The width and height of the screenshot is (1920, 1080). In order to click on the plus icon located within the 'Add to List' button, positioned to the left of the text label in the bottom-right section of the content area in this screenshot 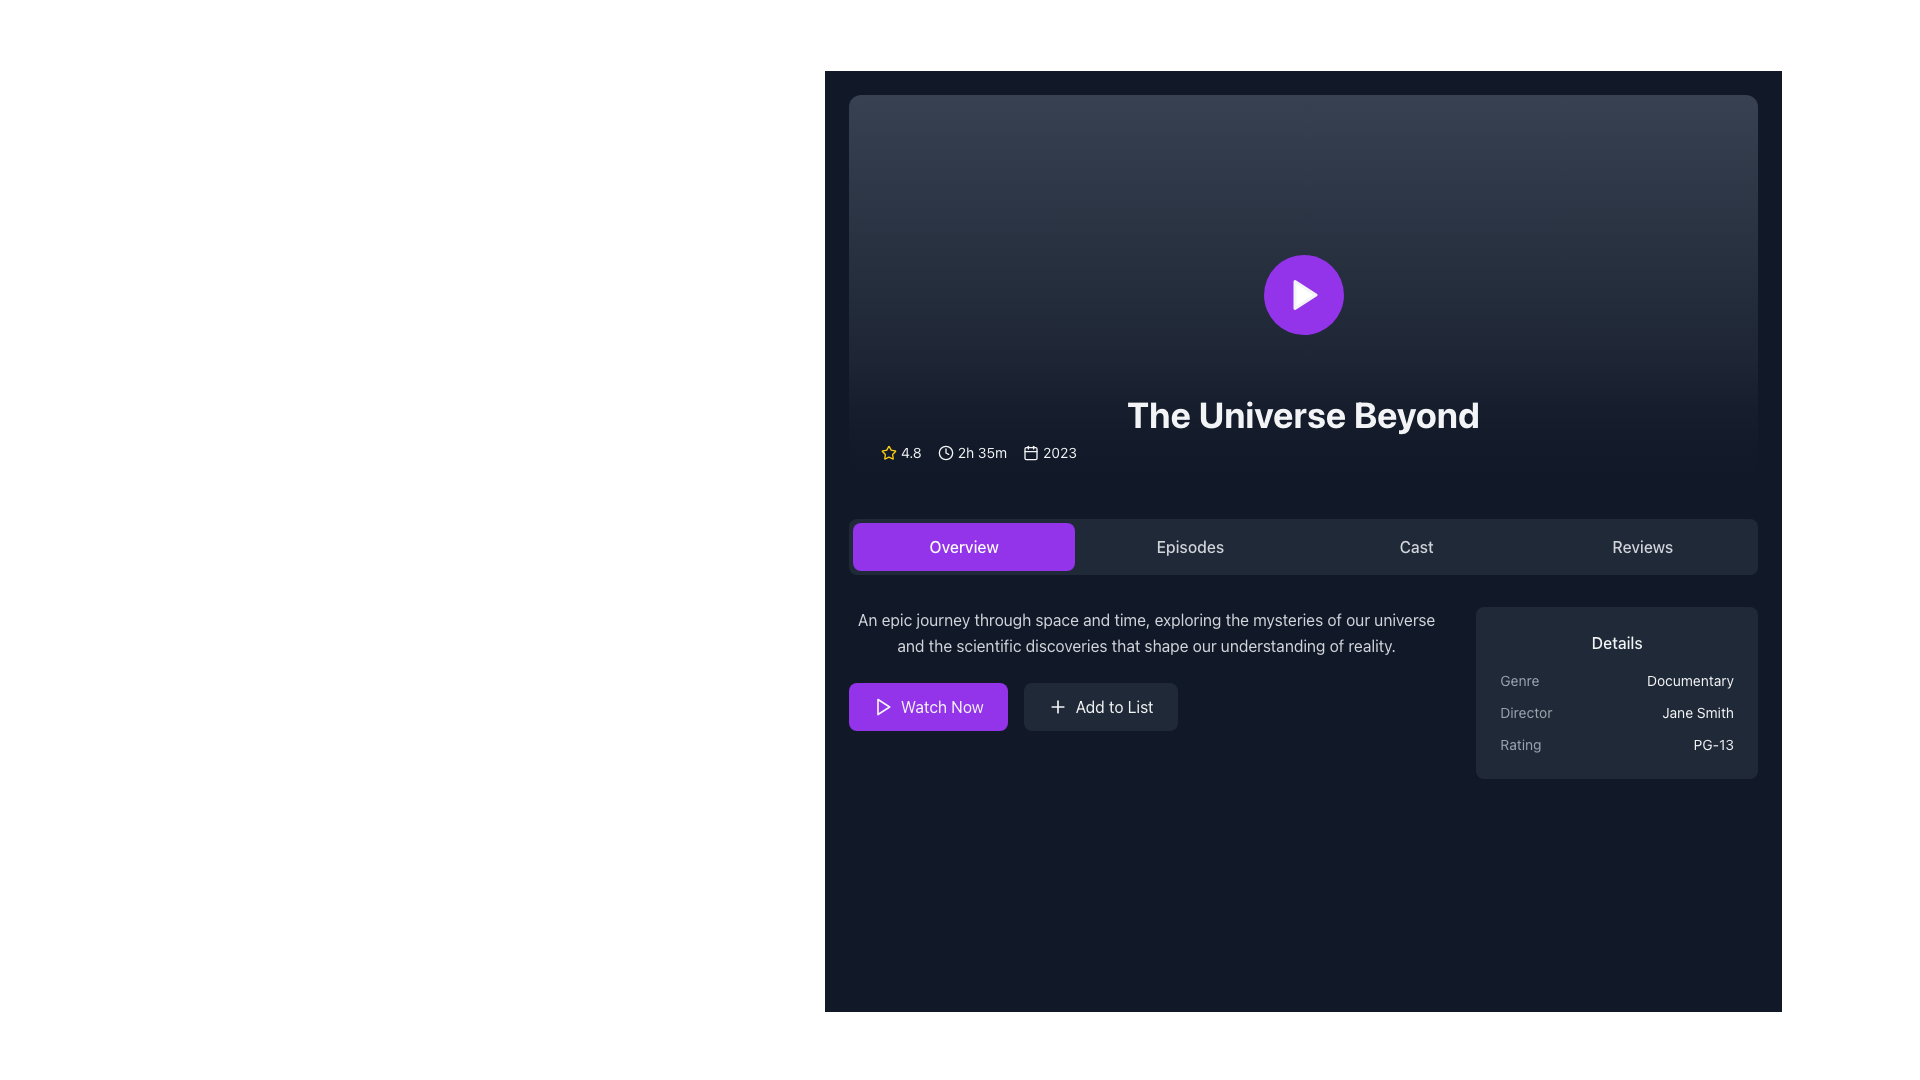, I will do `click(1056, 705)`.